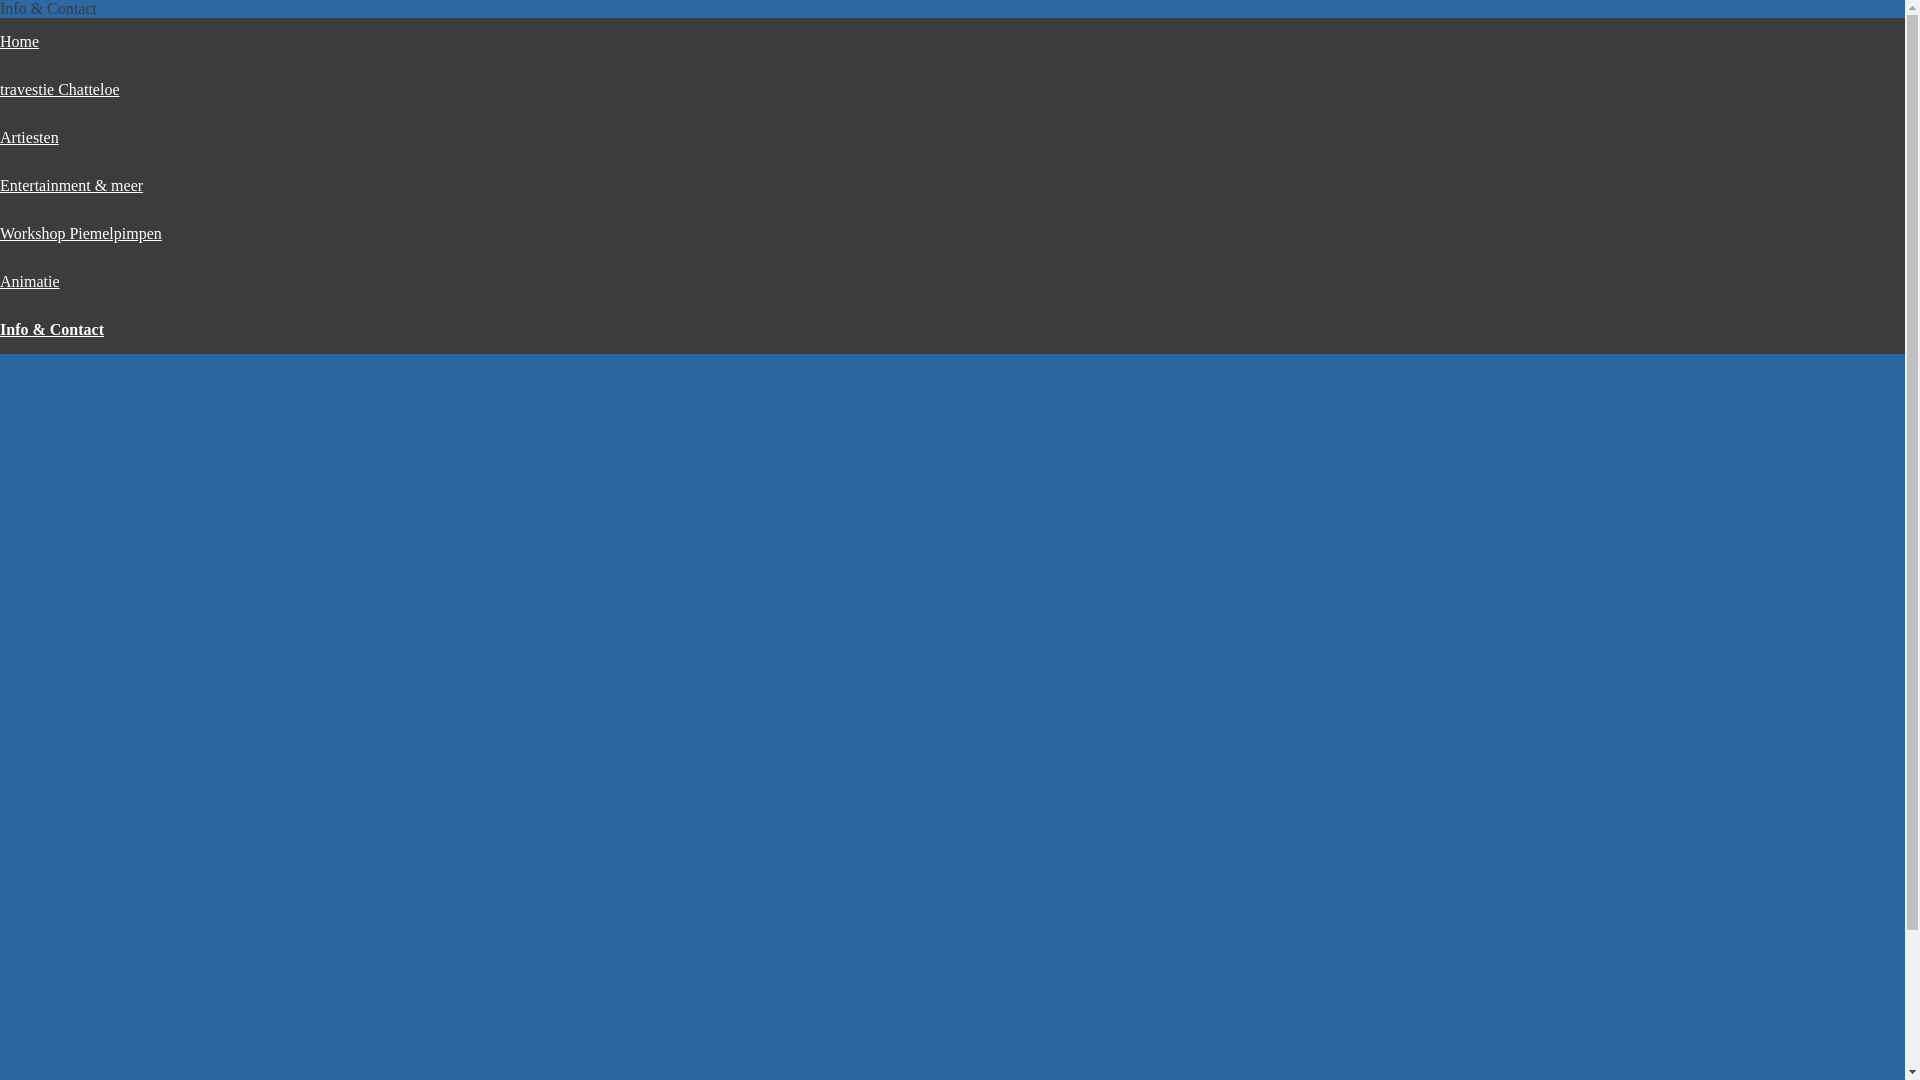  I want to click on 'Entertainment & meer', so click(0, 185).